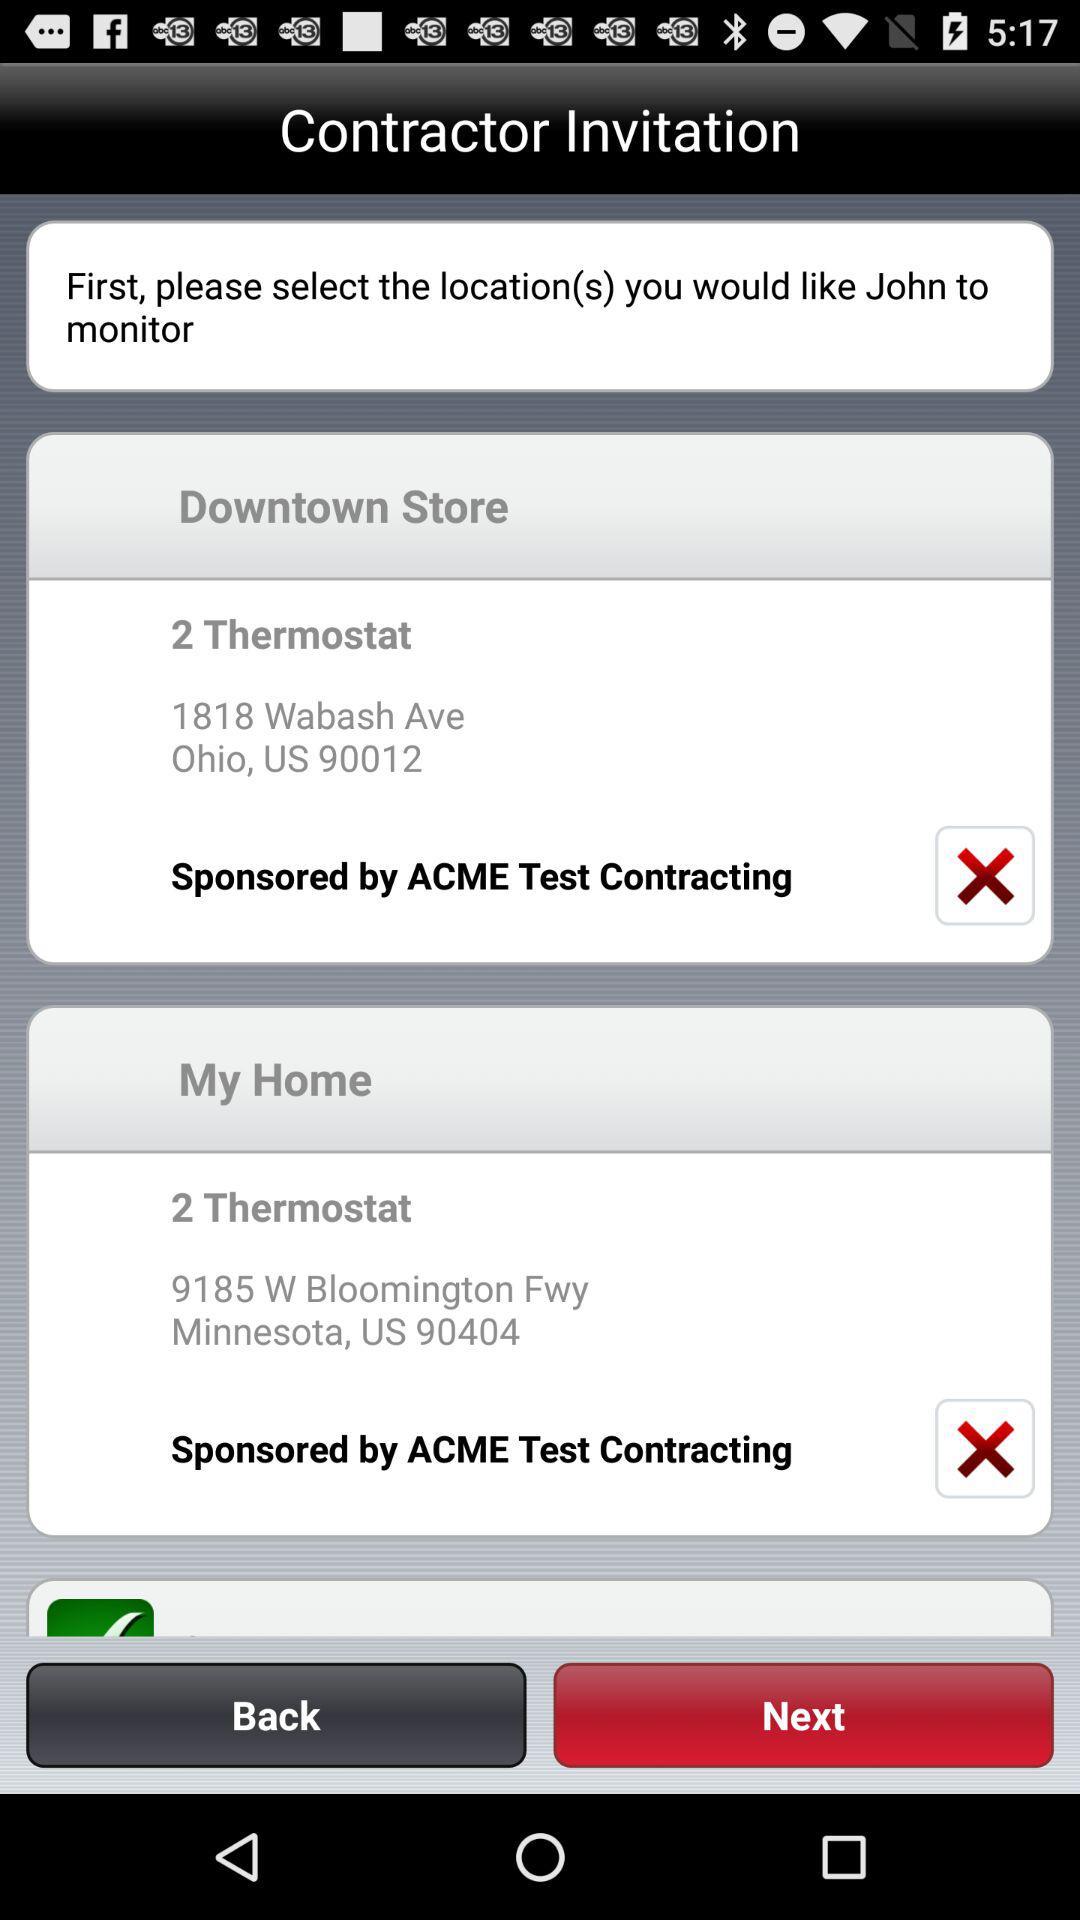 This screenshot has width=1080, height=1920. What do you see at coordinates (276, 1714) in the screenshot?
I see `back button` at bounding box center [276, 1714].